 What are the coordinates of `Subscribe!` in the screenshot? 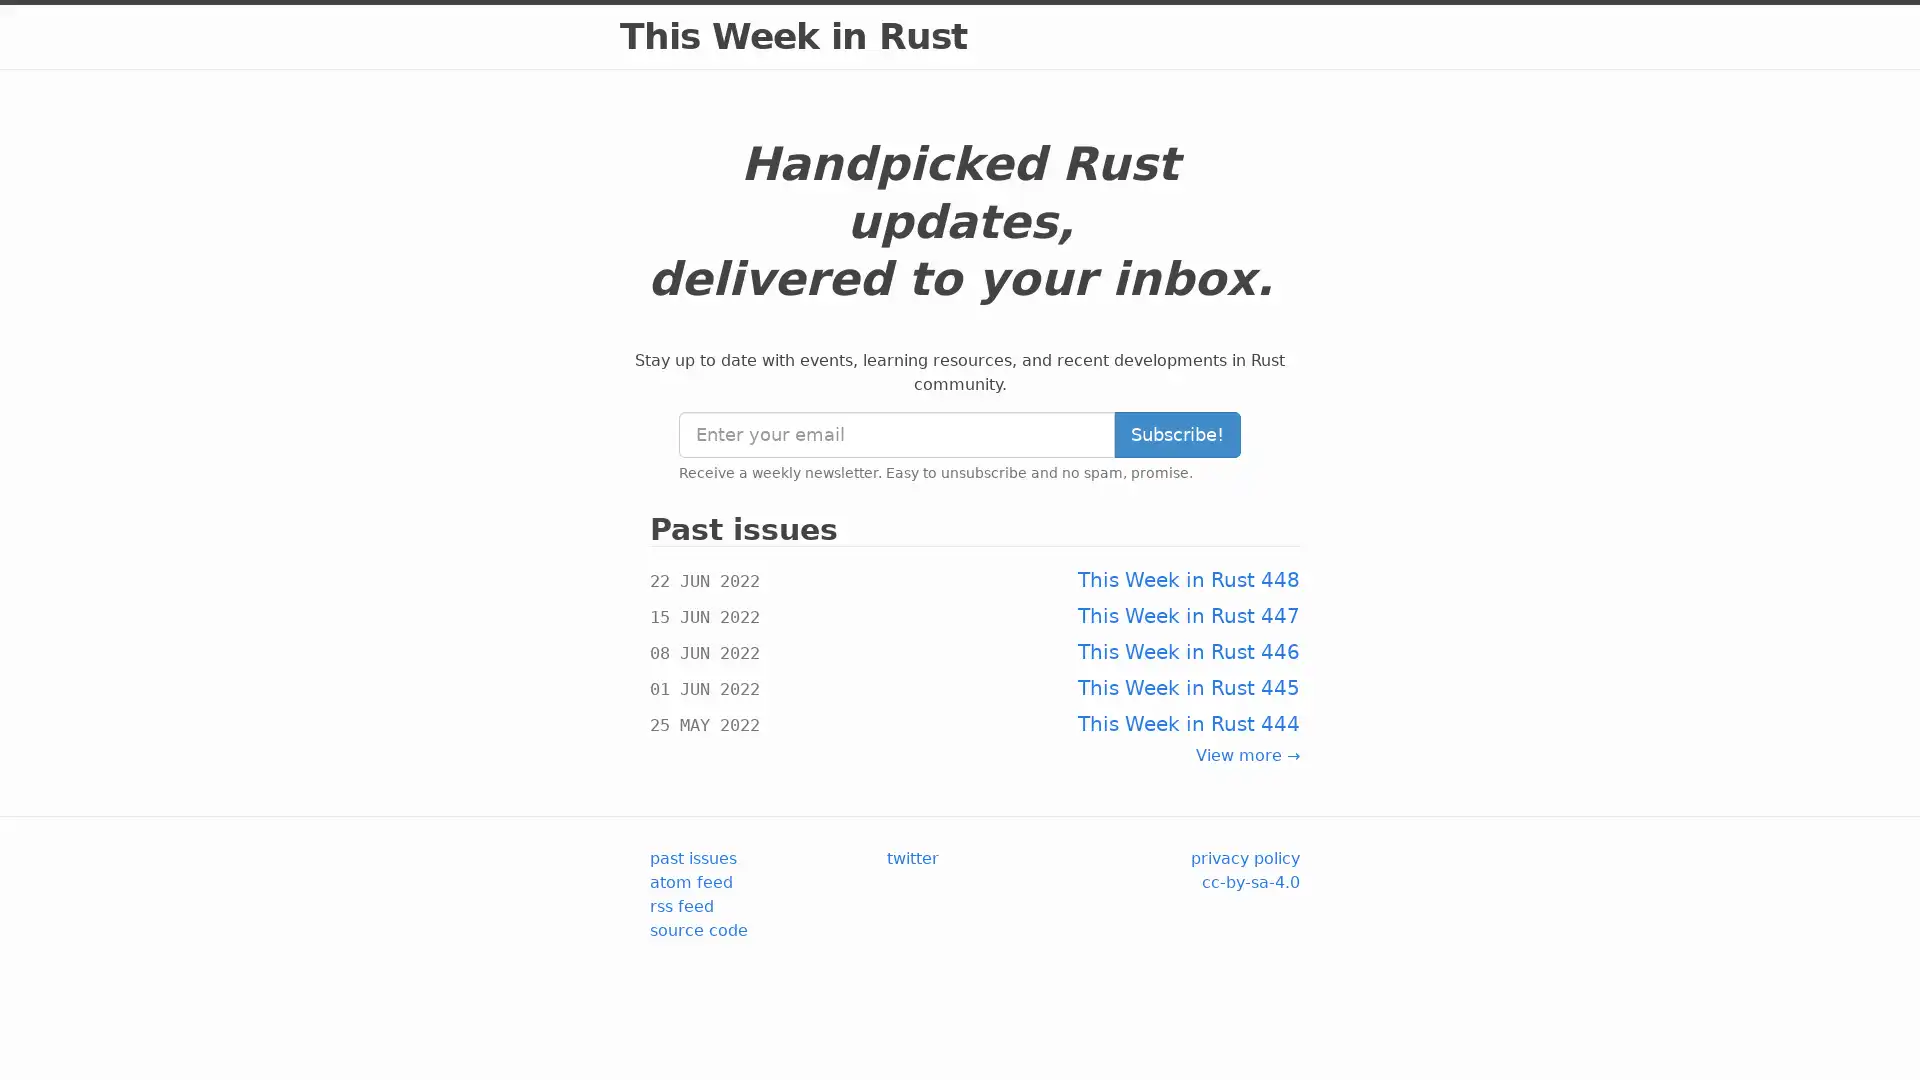 It's located at (1176, 433).